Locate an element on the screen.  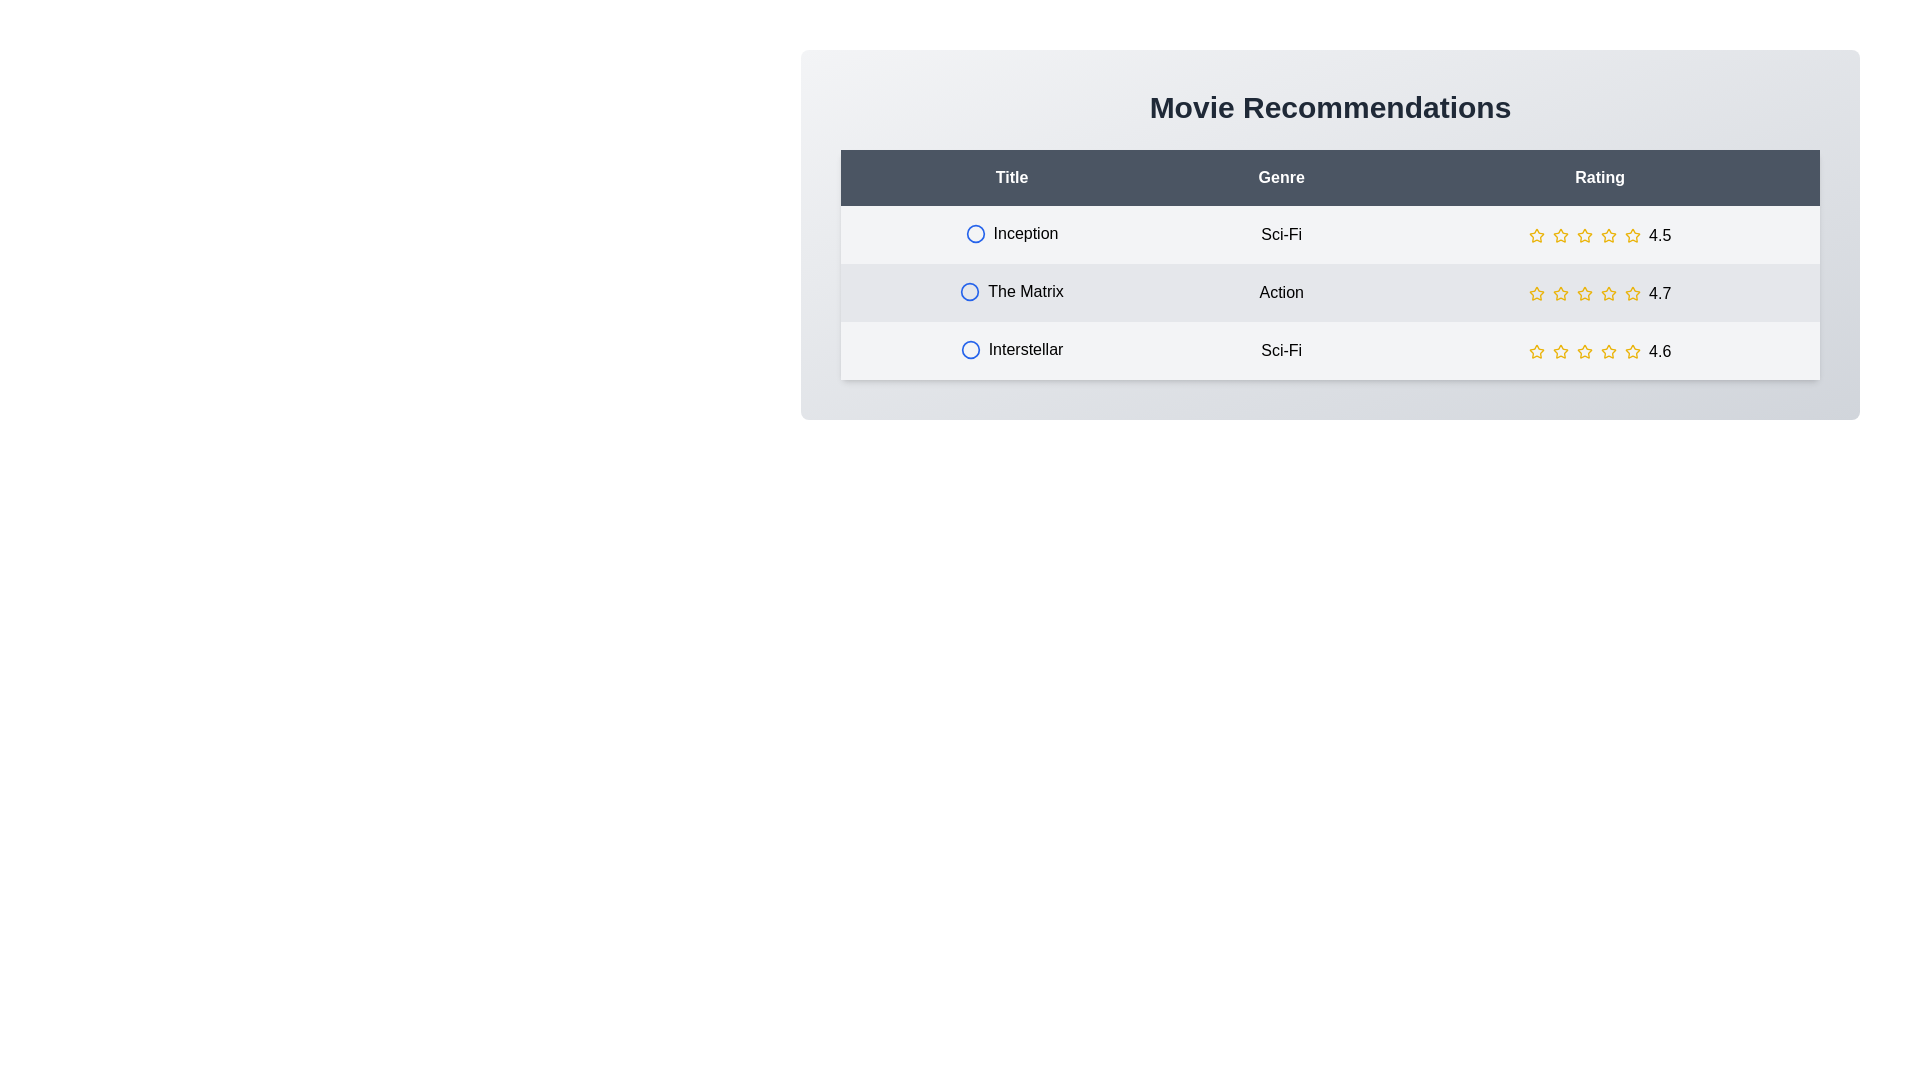
the star rating for a movie to 2 stars is located at coordinates (1559, 234).